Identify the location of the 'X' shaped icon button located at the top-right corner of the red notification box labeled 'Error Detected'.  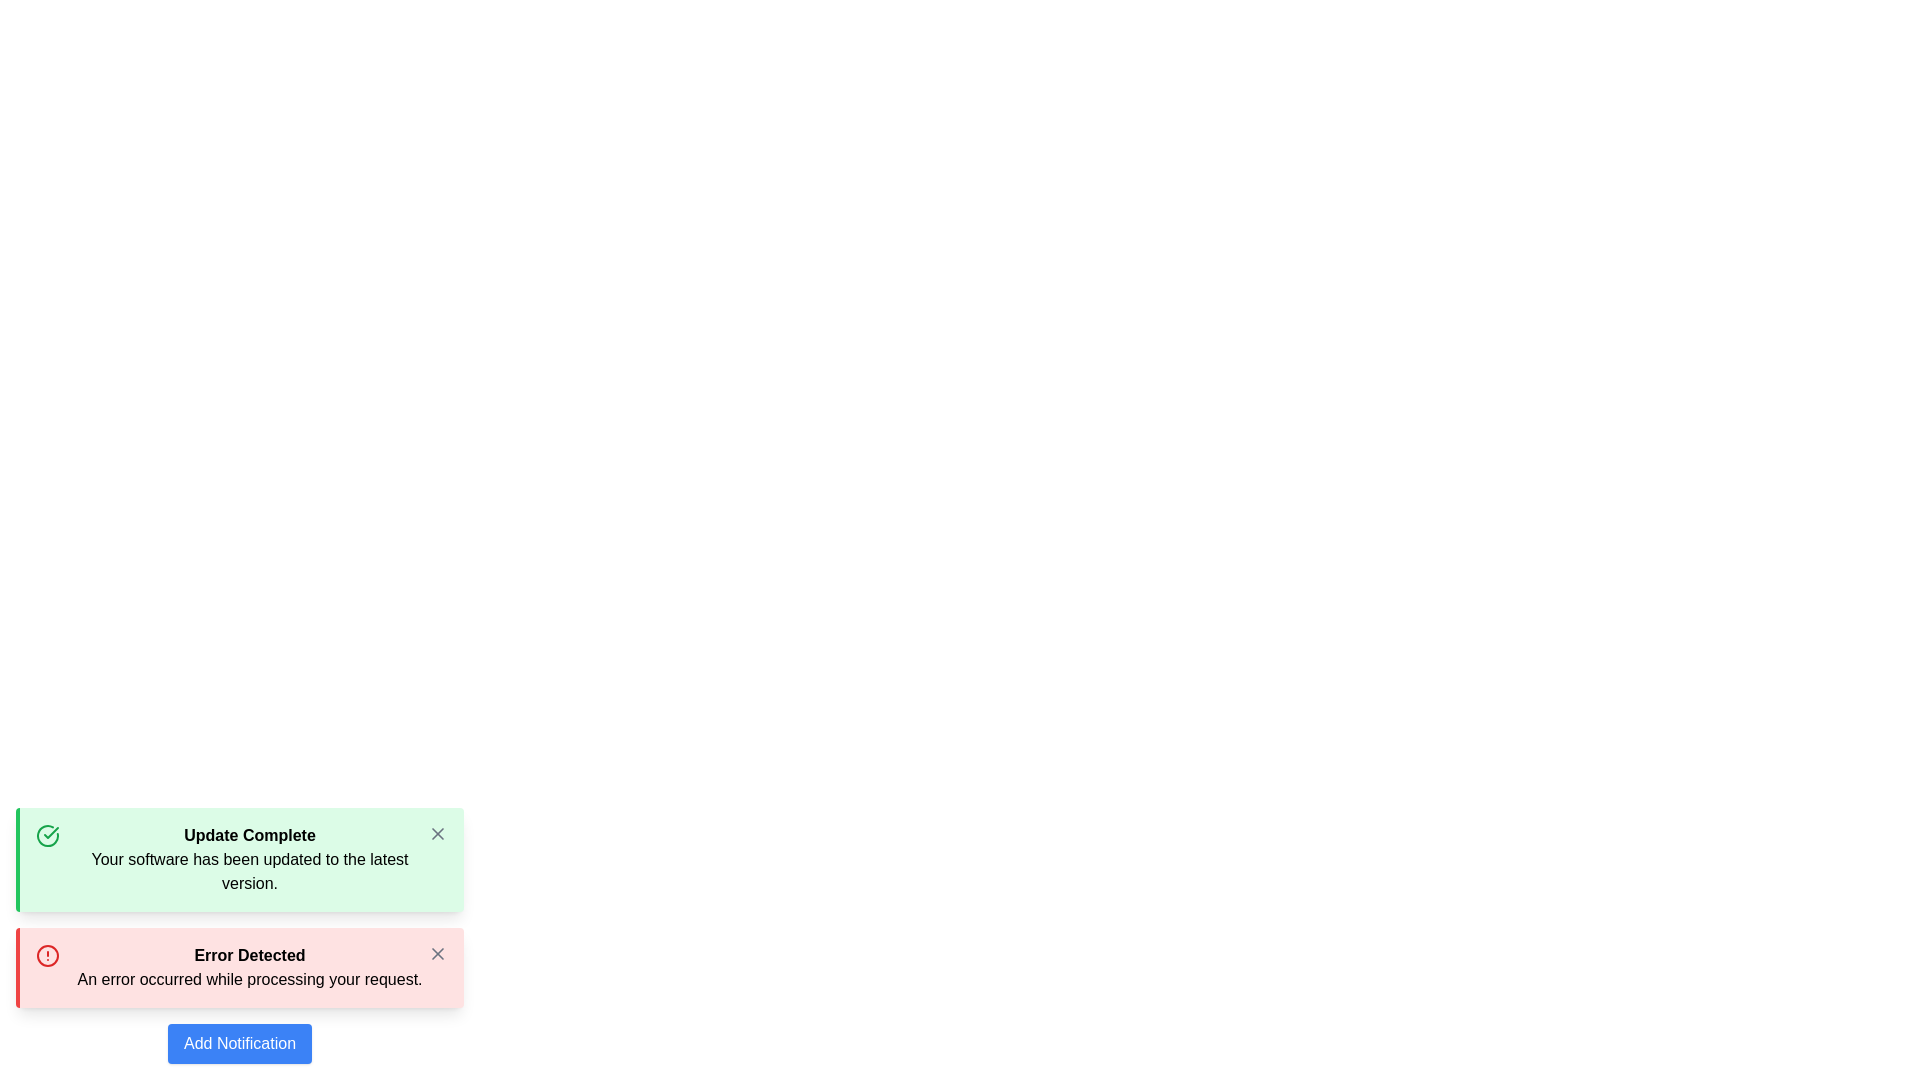
(436, 952).